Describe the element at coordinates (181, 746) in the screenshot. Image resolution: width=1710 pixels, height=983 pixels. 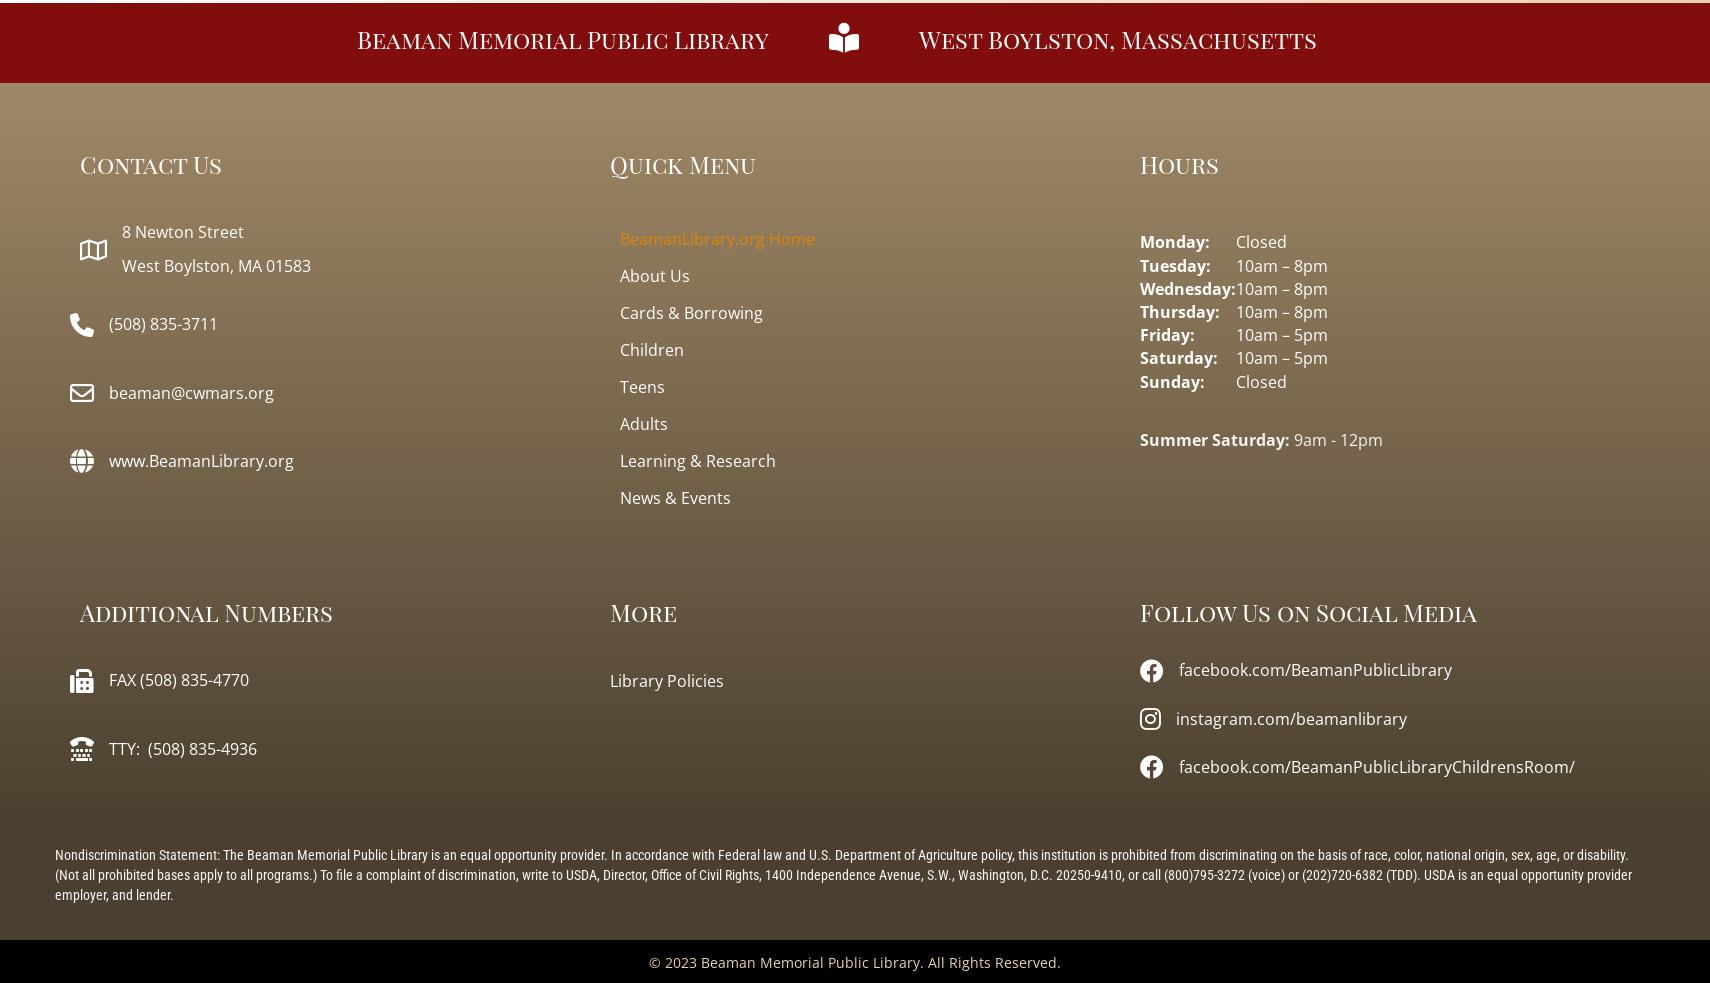
I see `'TTY:  (508) 835-4936'` at that location.